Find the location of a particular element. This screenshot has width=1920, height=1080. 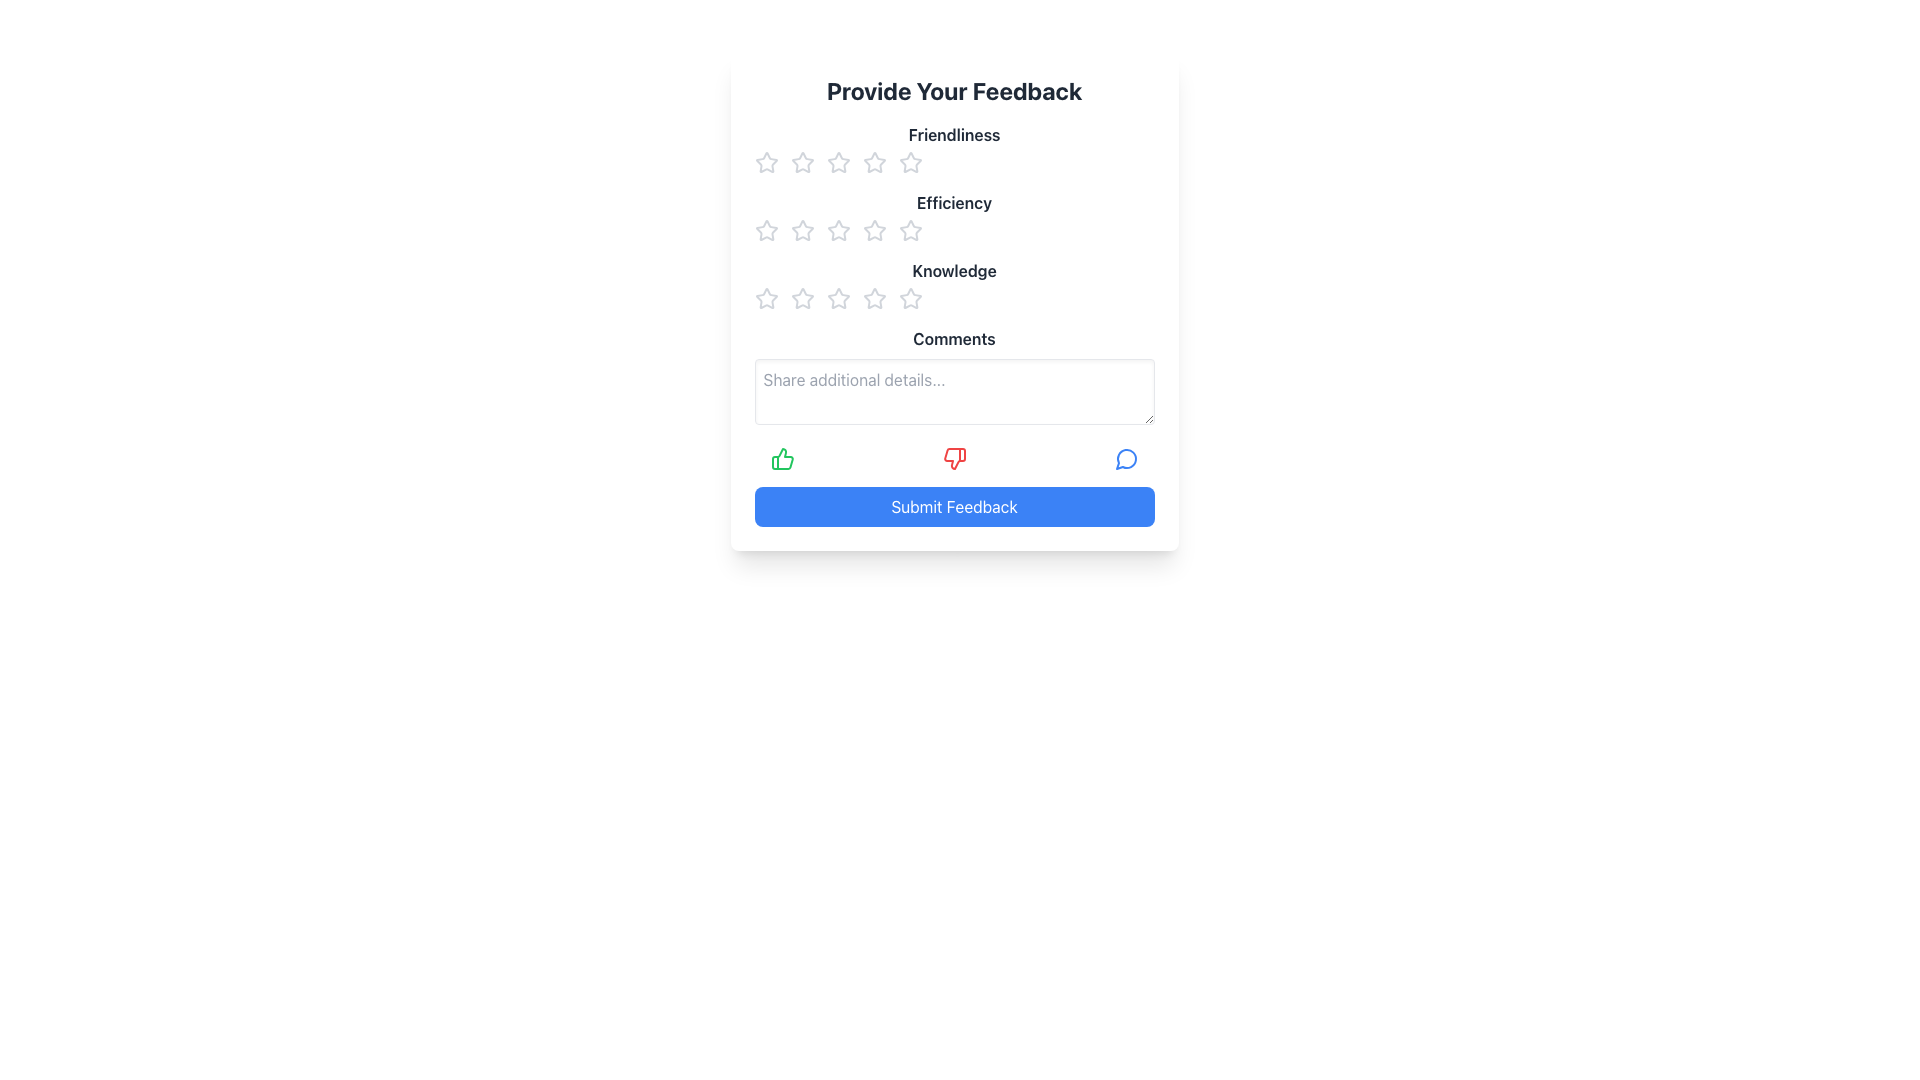

the green thumbs-up icon located at the leftmost side of the feedback options is located at coordinates (781, 459).